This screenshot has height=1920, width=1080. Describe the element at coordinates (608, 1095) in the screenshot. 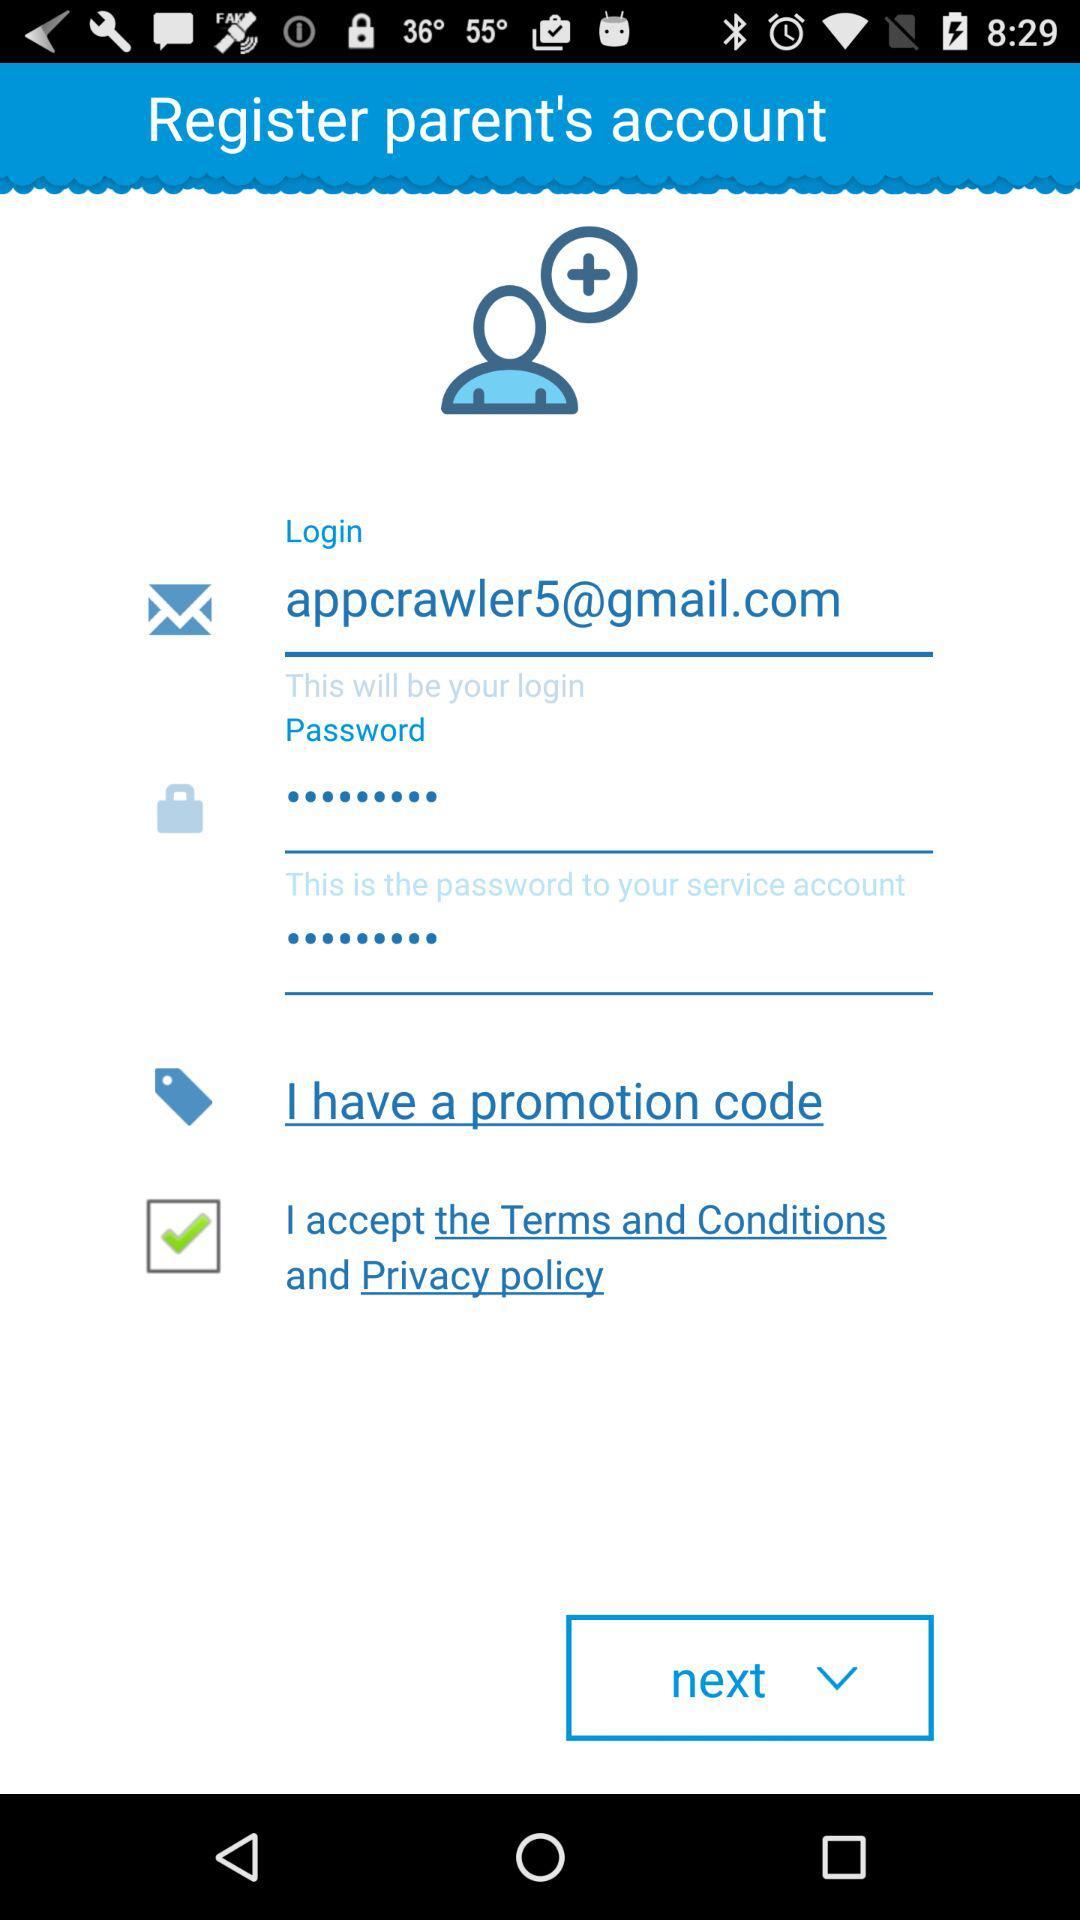

I see `the i have a` at that location.